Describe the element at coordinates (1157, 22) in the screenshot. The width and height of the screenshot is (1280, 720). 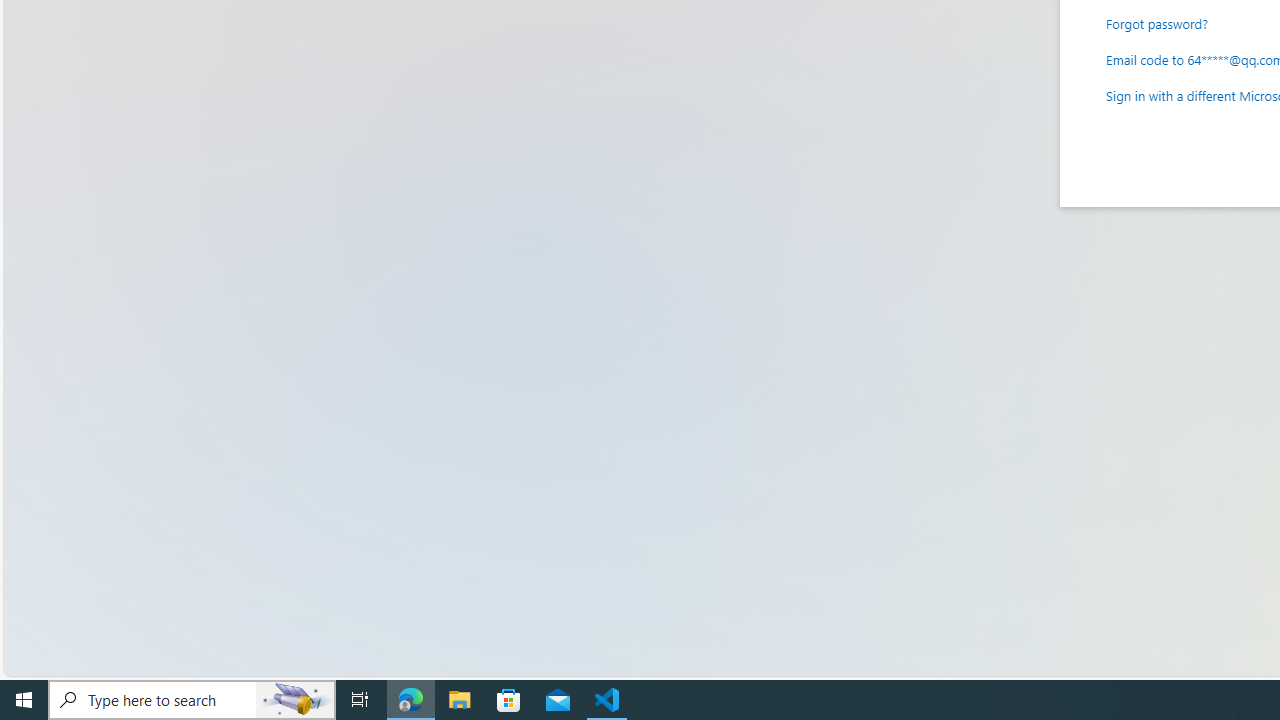
I see `'Forgot password?'` at that location.